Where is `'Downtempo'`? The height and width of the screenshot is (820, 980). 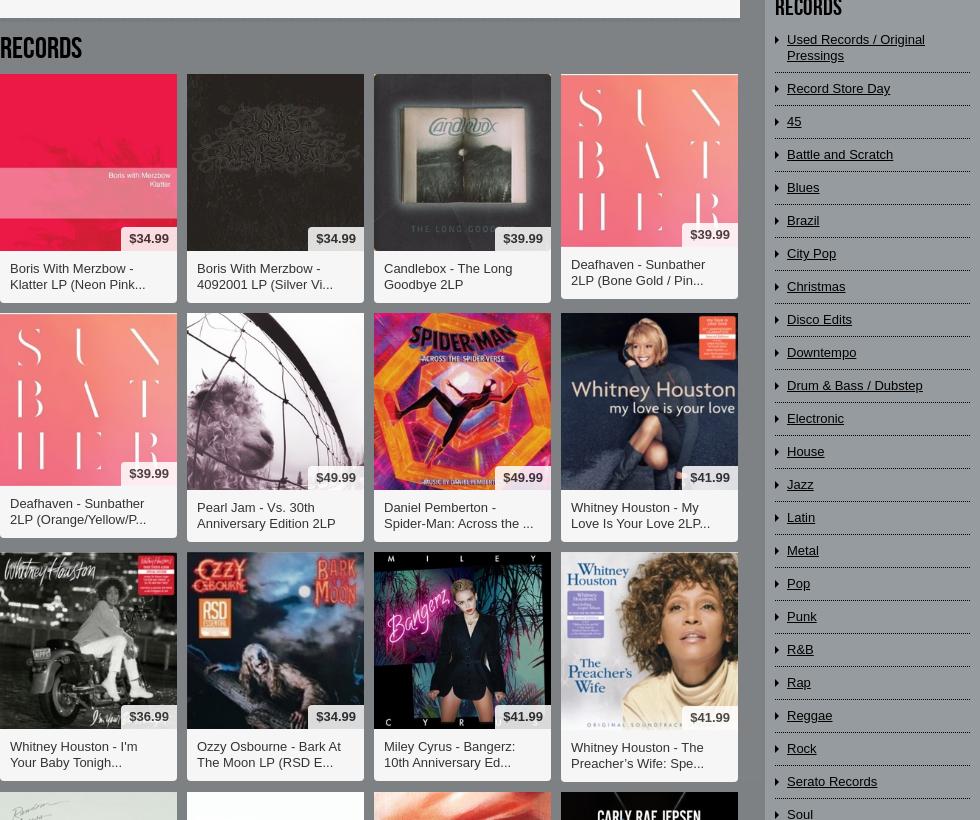 'Downtempo' is located at coordinates (821, 351).